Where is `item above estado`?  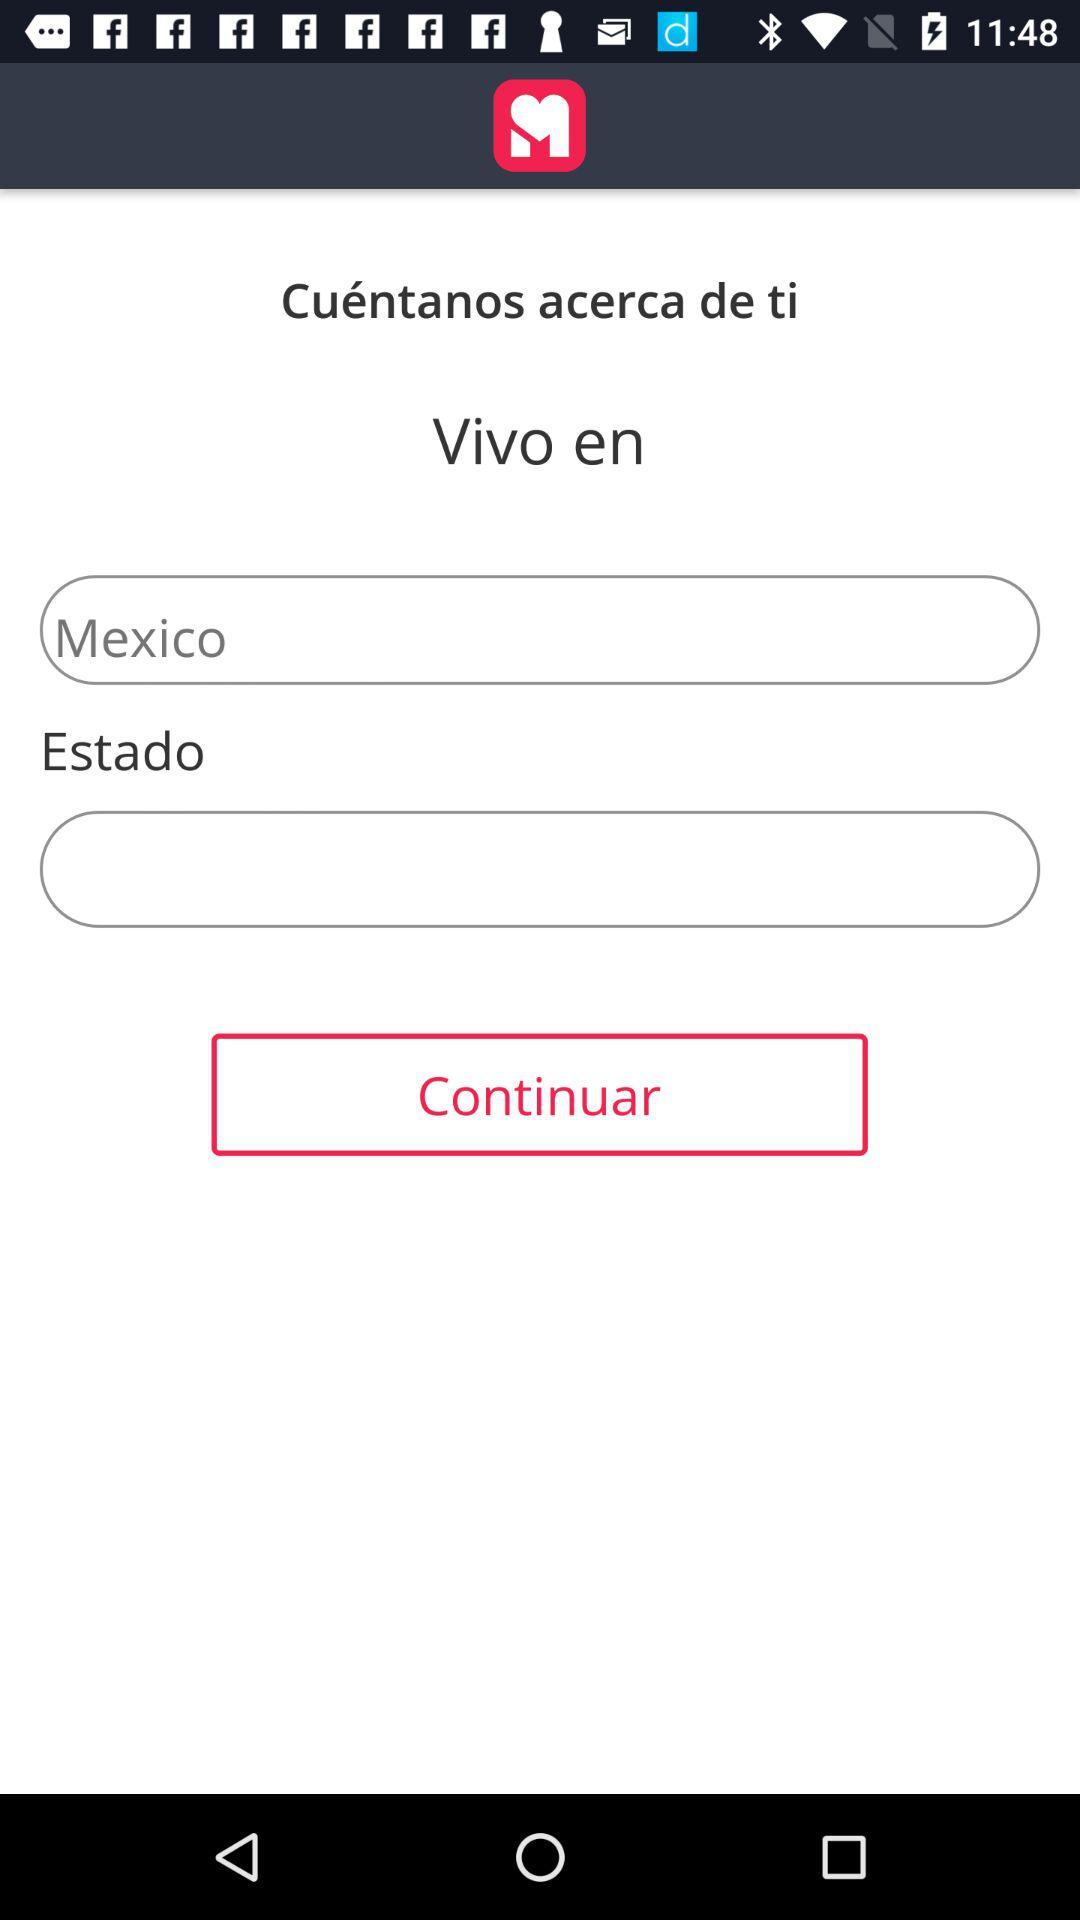 item above estado is located at coordinates (540, 628).